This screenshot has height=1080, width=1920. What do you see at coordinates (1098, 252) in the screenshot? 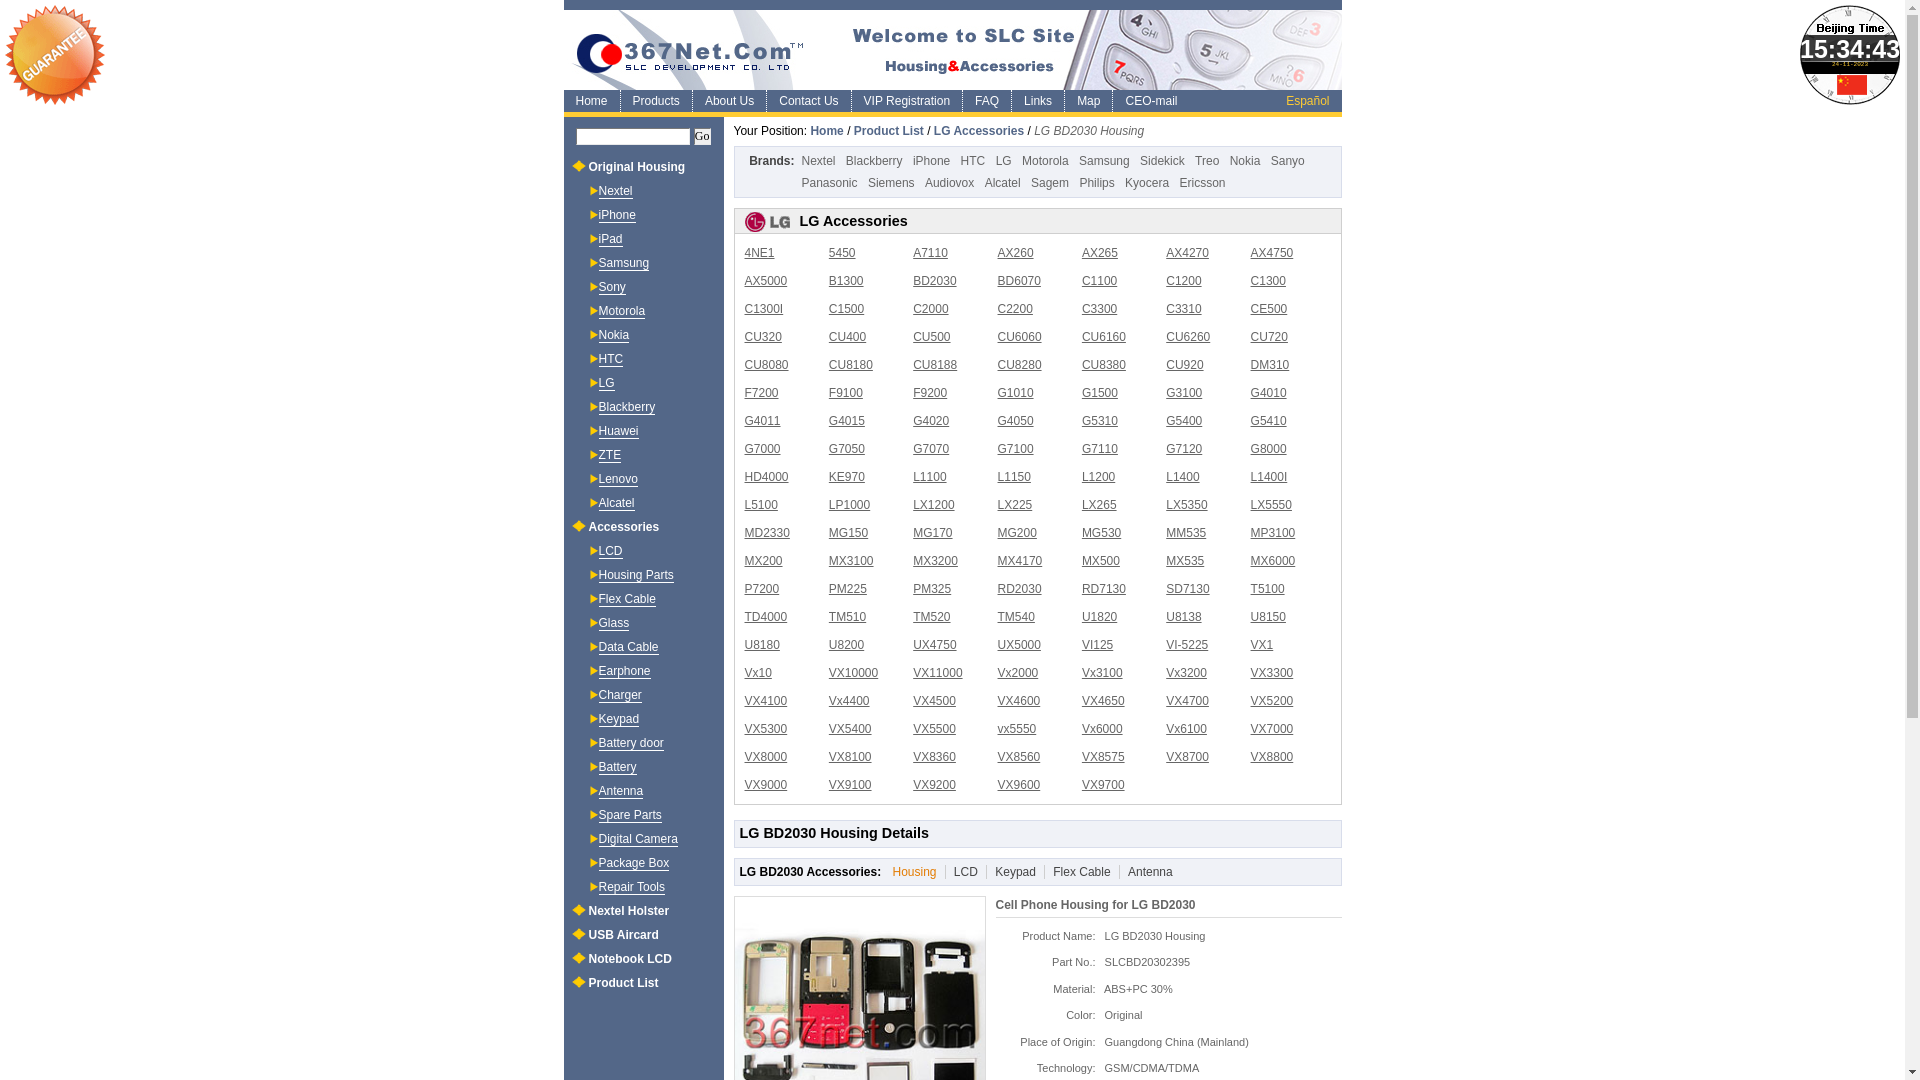
I see `'AX265'` at bounding box center [1098, 252].